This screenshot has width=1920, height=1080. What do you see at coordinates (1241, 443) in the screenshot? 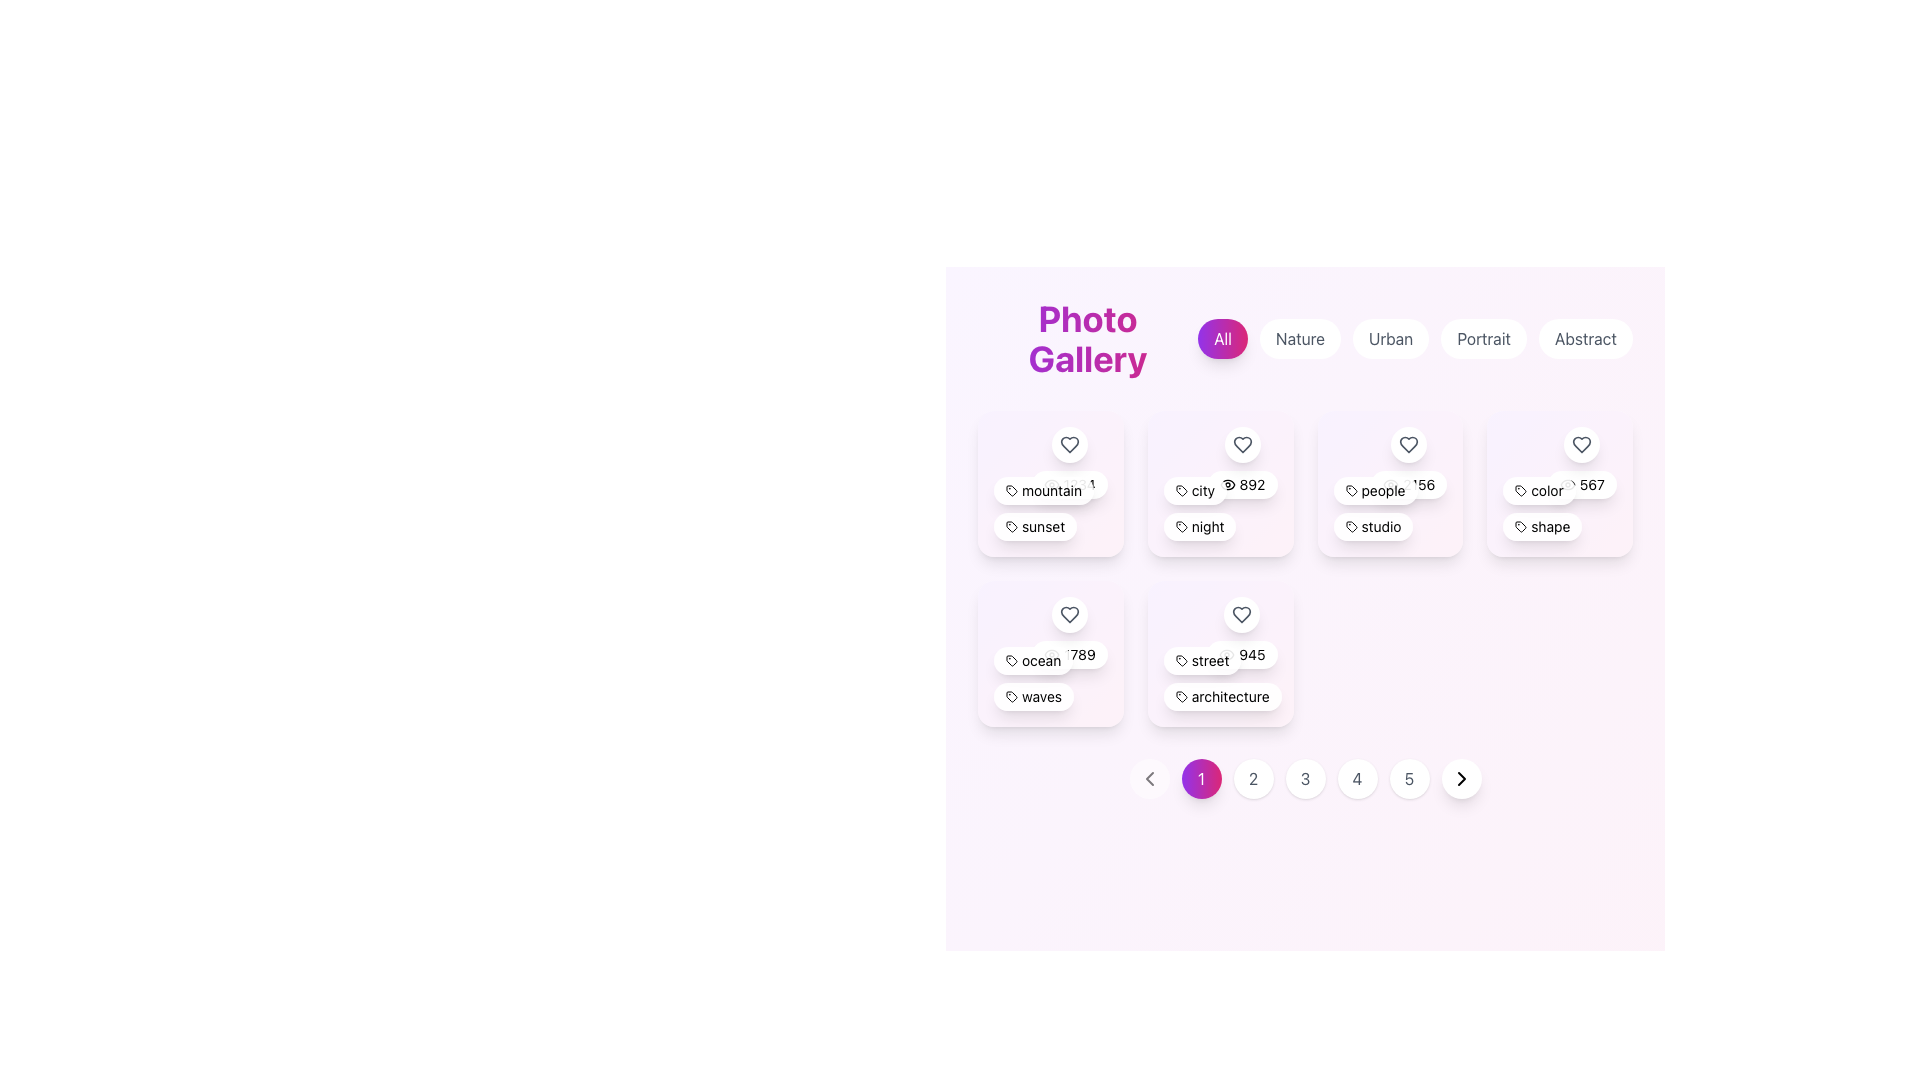
I see `the heart icon located at the top of the second card labeled 'City 892' to like or favorite the item` at bounding box center [1241, 443].